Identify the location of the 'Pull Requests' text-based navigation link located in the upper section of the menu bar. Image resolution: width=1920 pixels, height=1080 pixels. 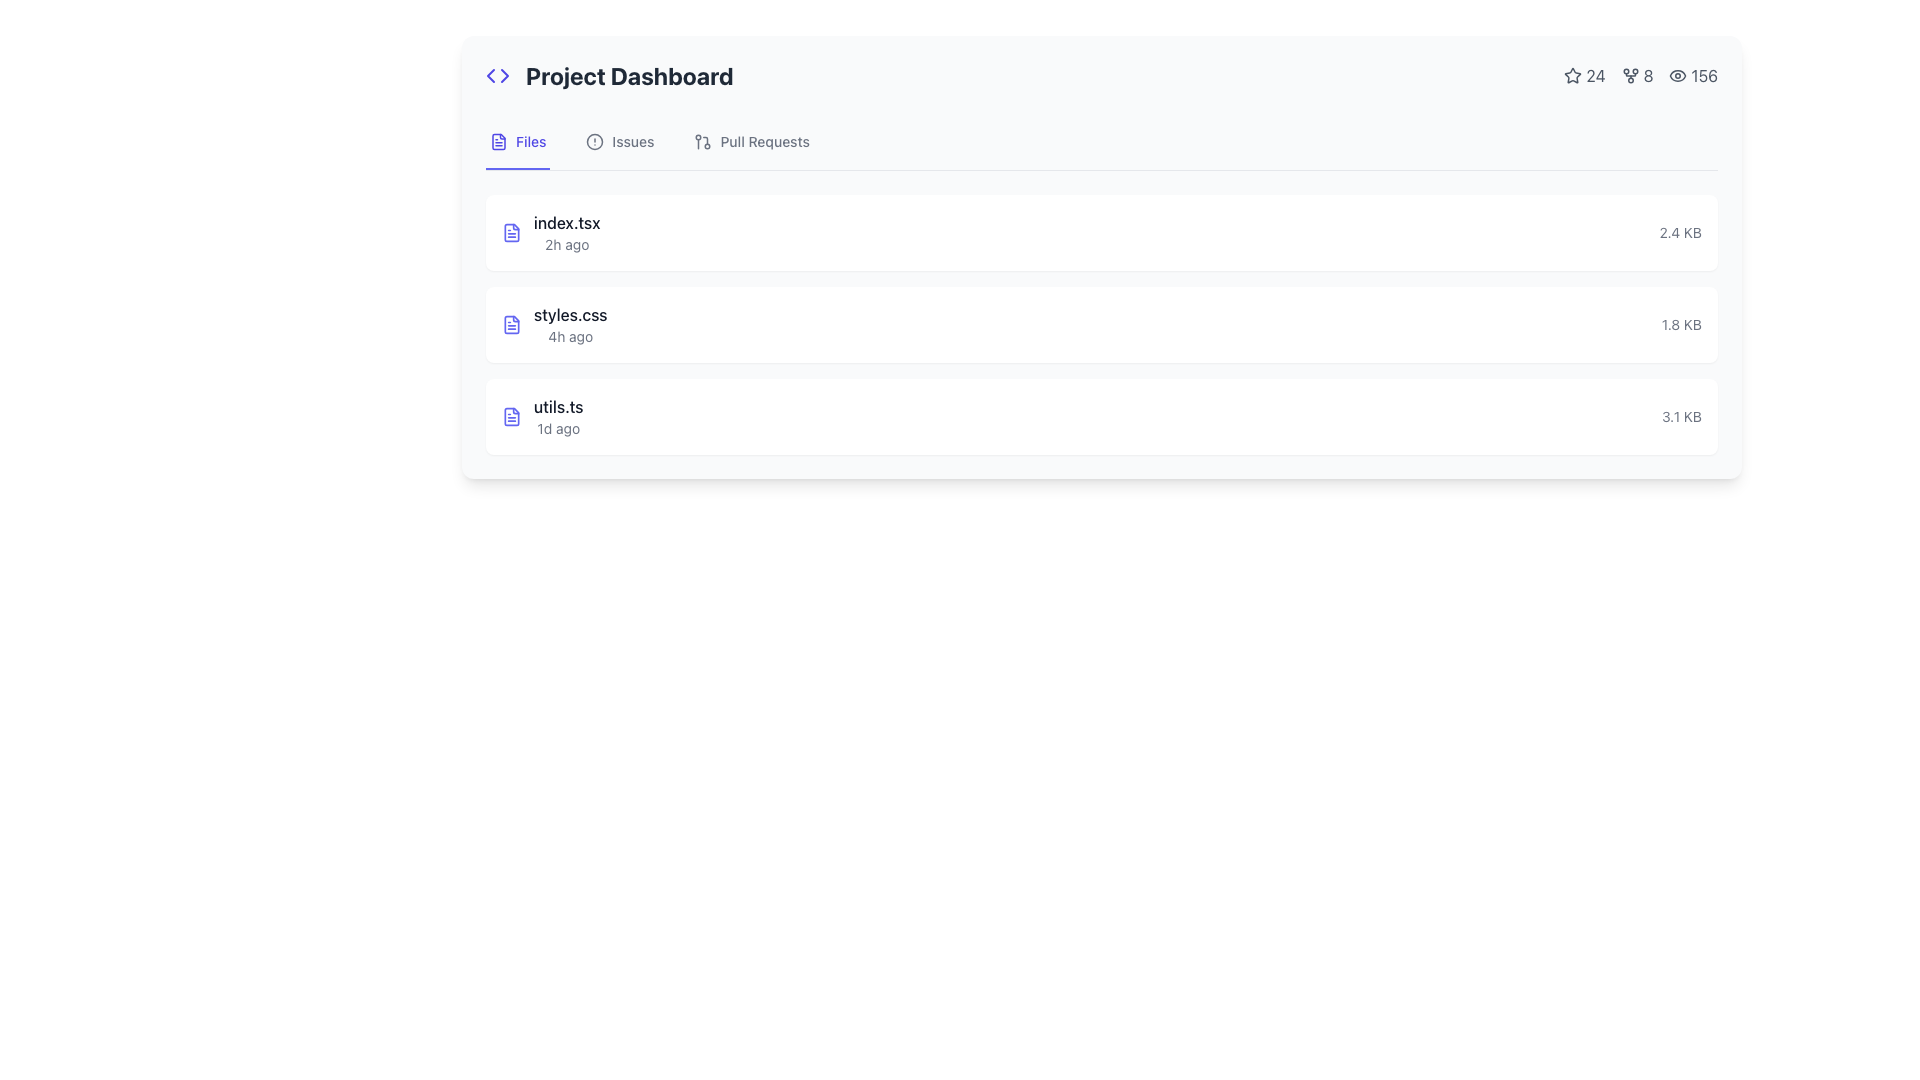
(764, 141).